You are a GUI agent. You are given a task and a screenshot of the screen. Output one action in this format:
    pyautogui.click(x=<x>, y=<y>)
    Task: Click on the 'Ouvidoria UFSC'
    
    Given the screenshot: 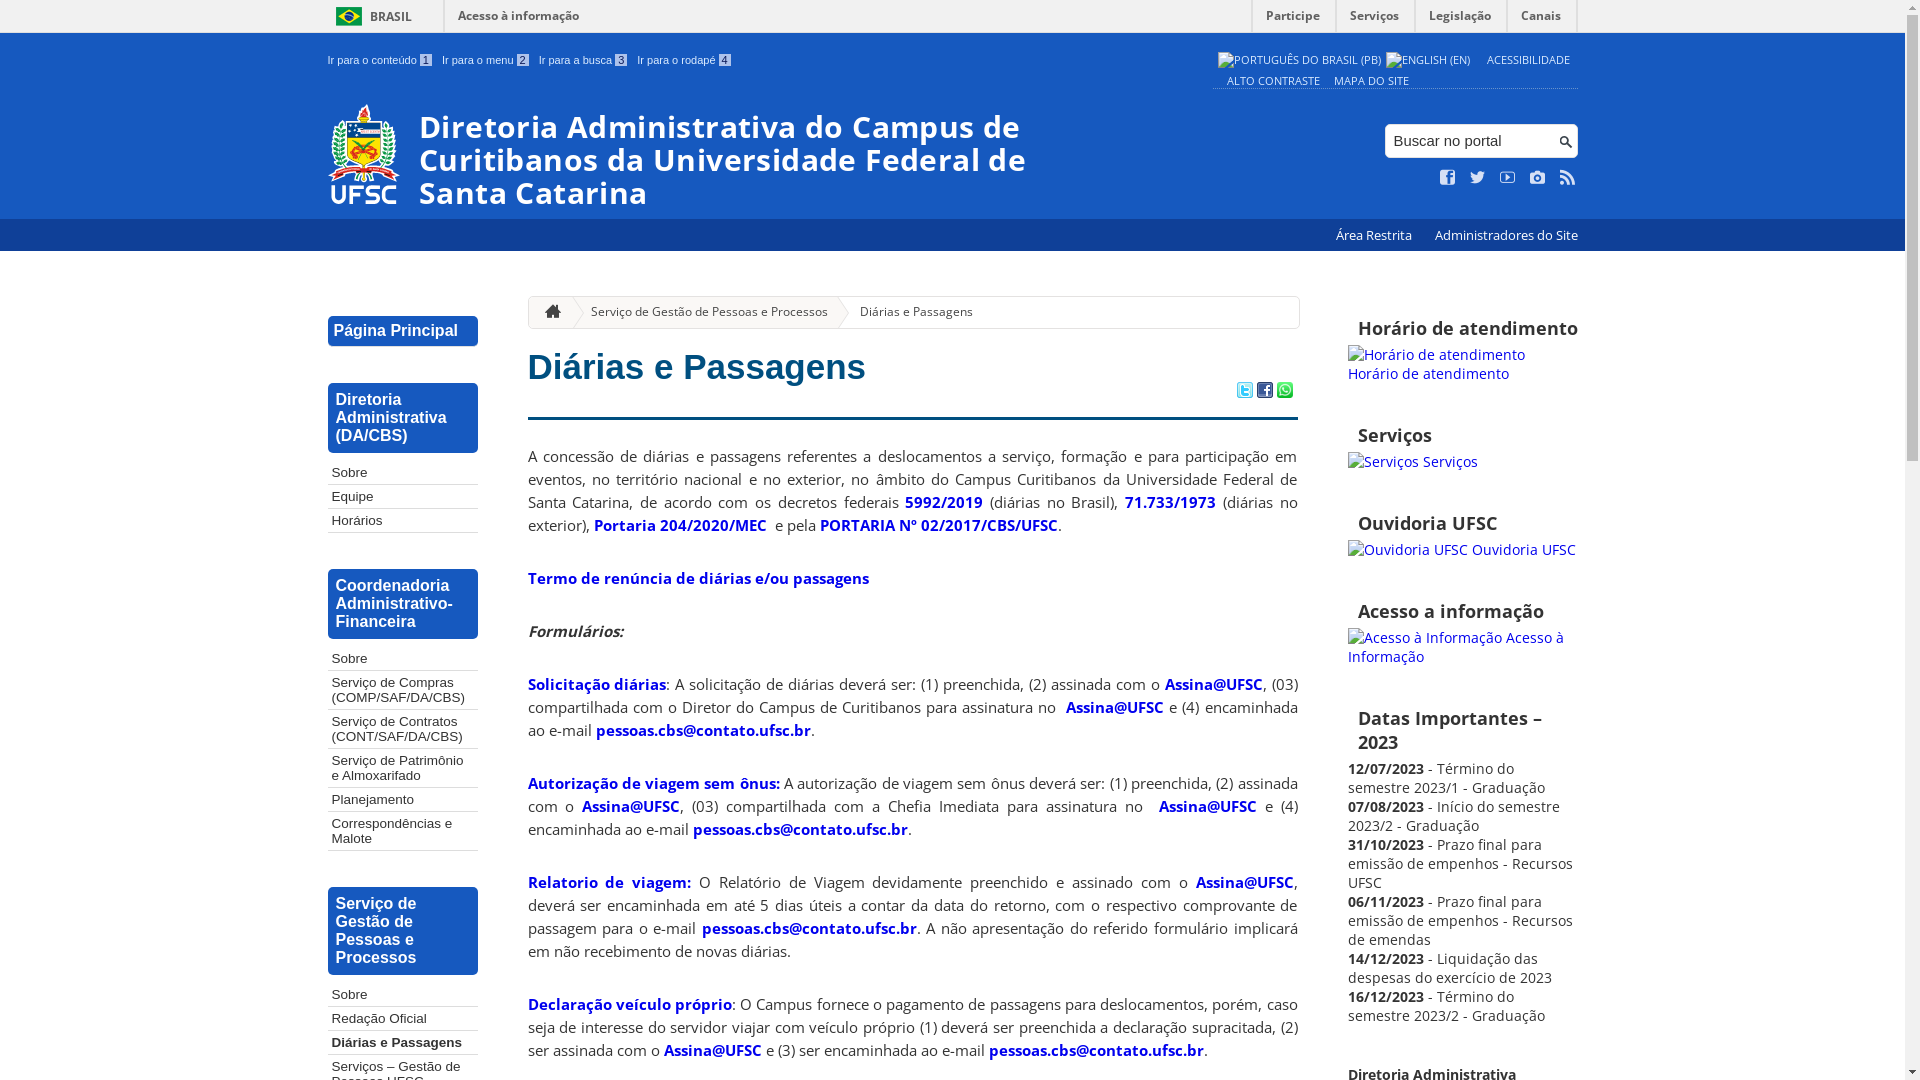 What is the action you would take?
    pyautogui.click(x=1462, y=549)
    